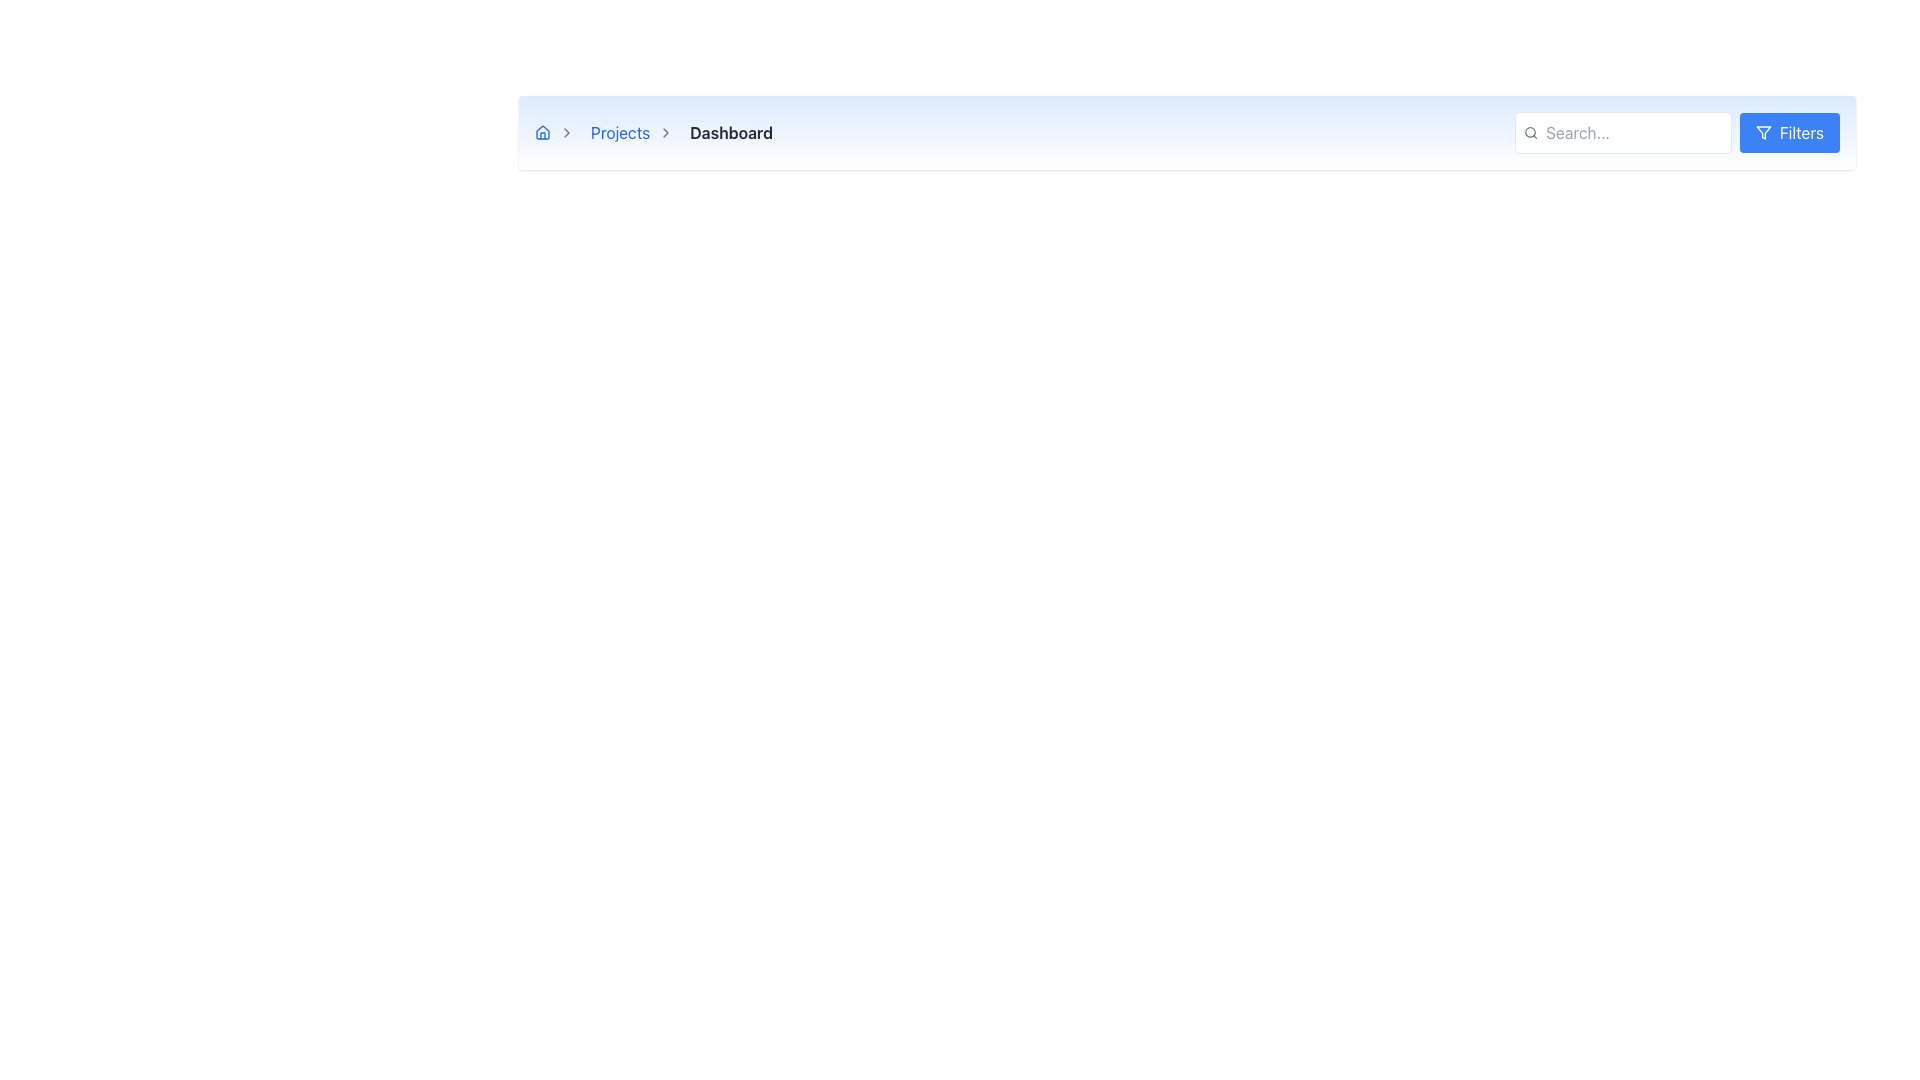  I want to click on the circular part of the magnifying glass icon located in the top-right corner of the search bar interface, so click(1529, 132).